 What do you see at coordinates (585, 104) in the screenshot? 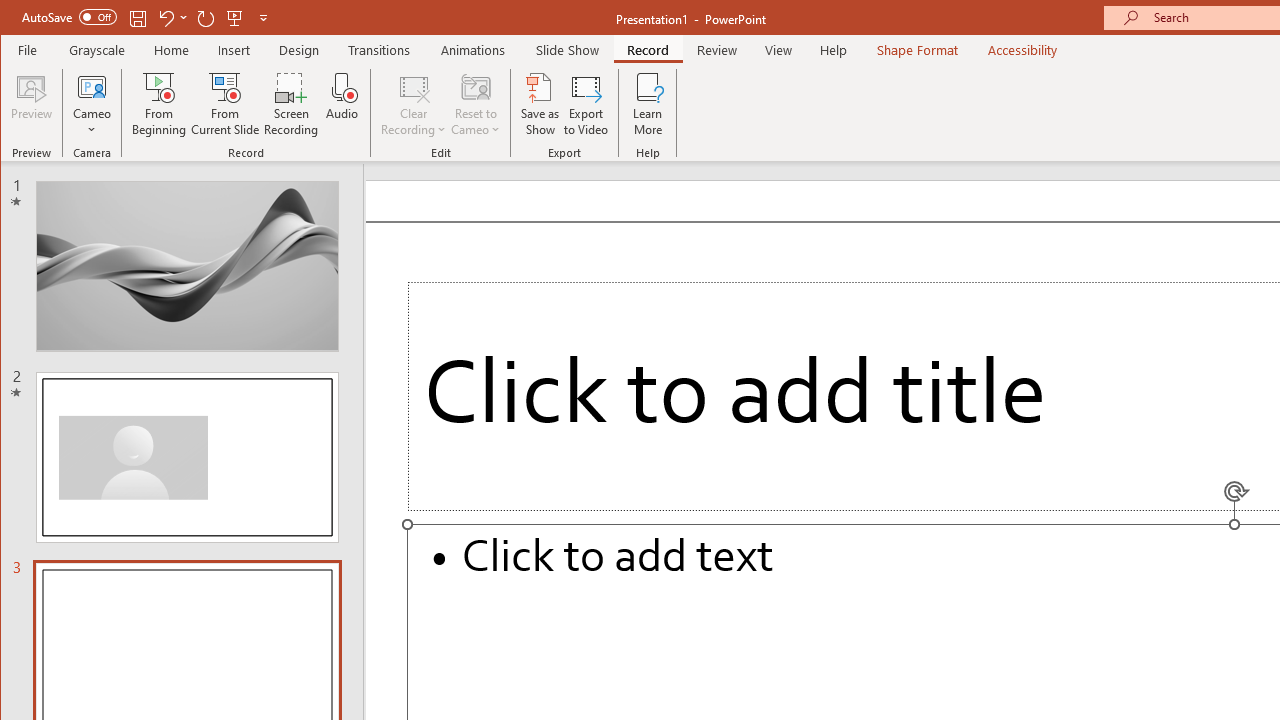
I see `'Export to Video'` at bounding box center [585, 104].